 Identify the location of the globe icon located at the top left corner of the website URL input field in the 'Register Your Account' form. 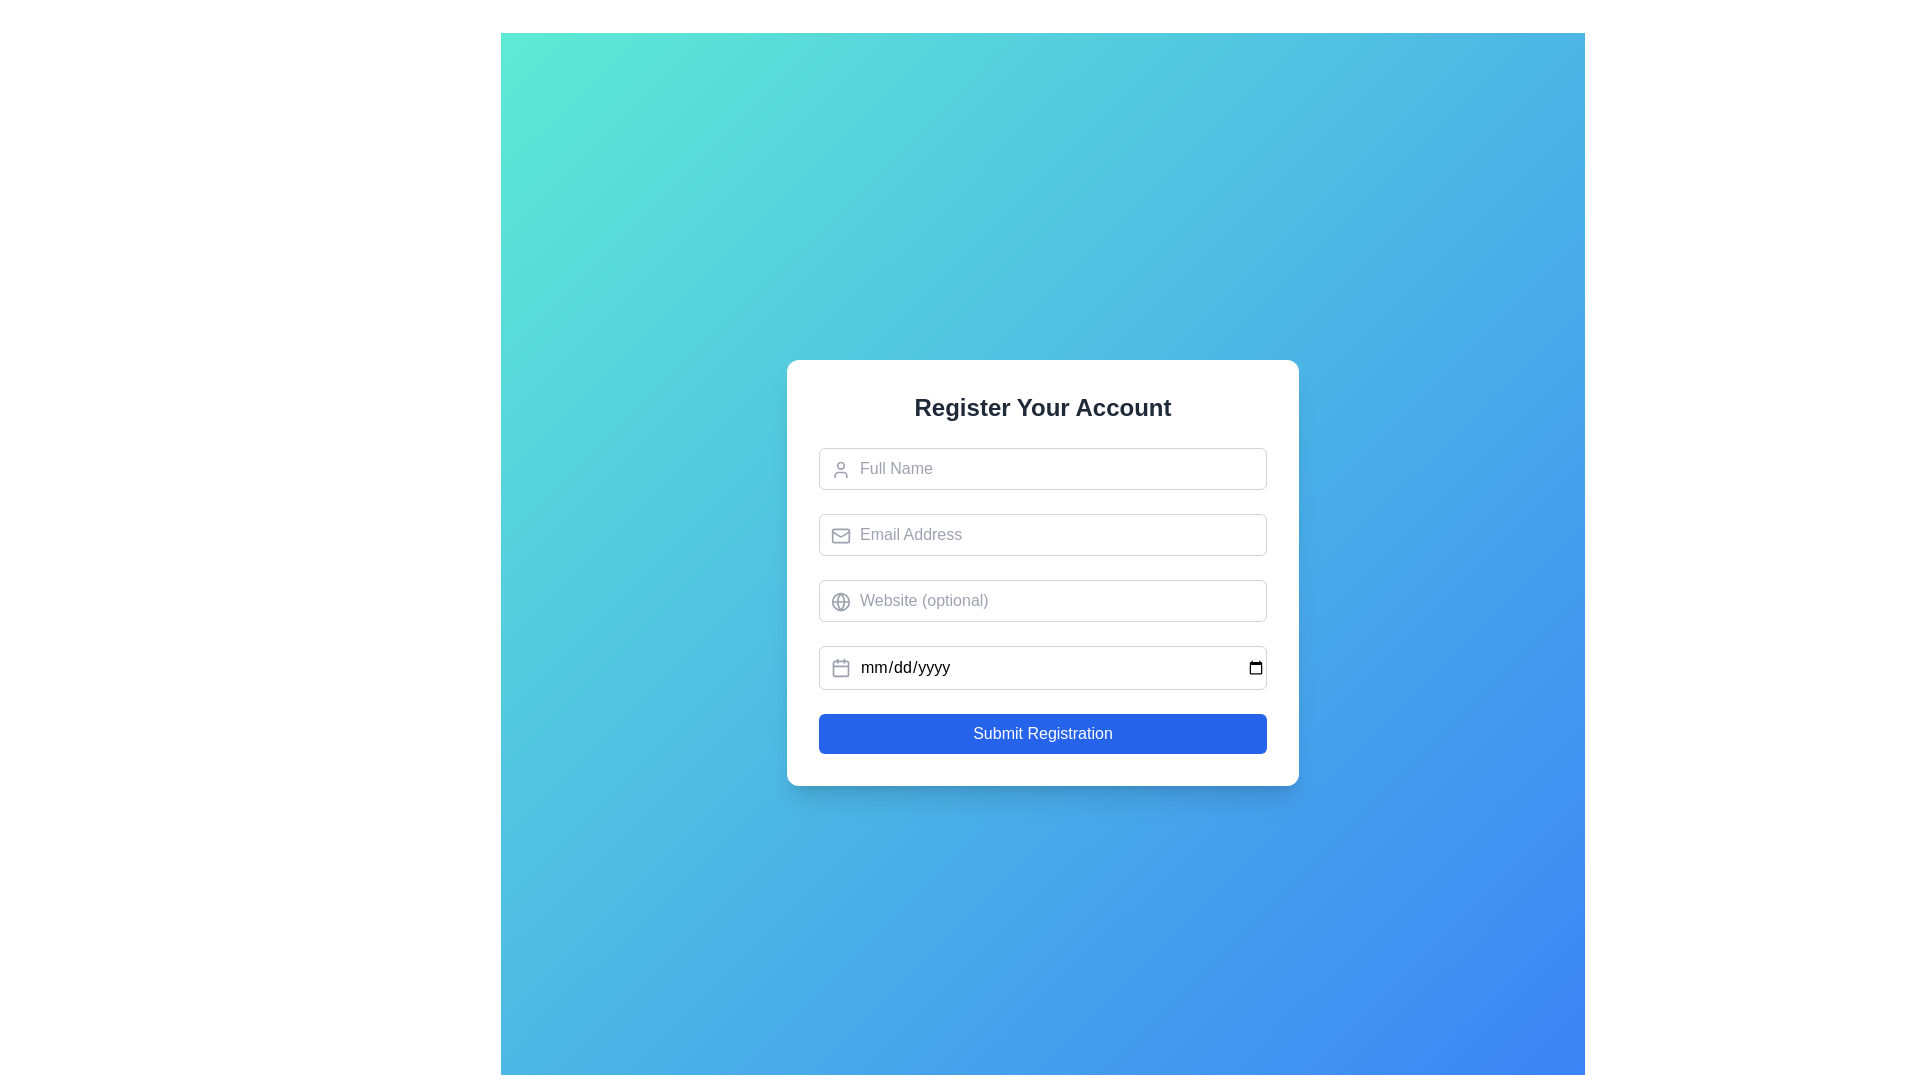
(840, 600).